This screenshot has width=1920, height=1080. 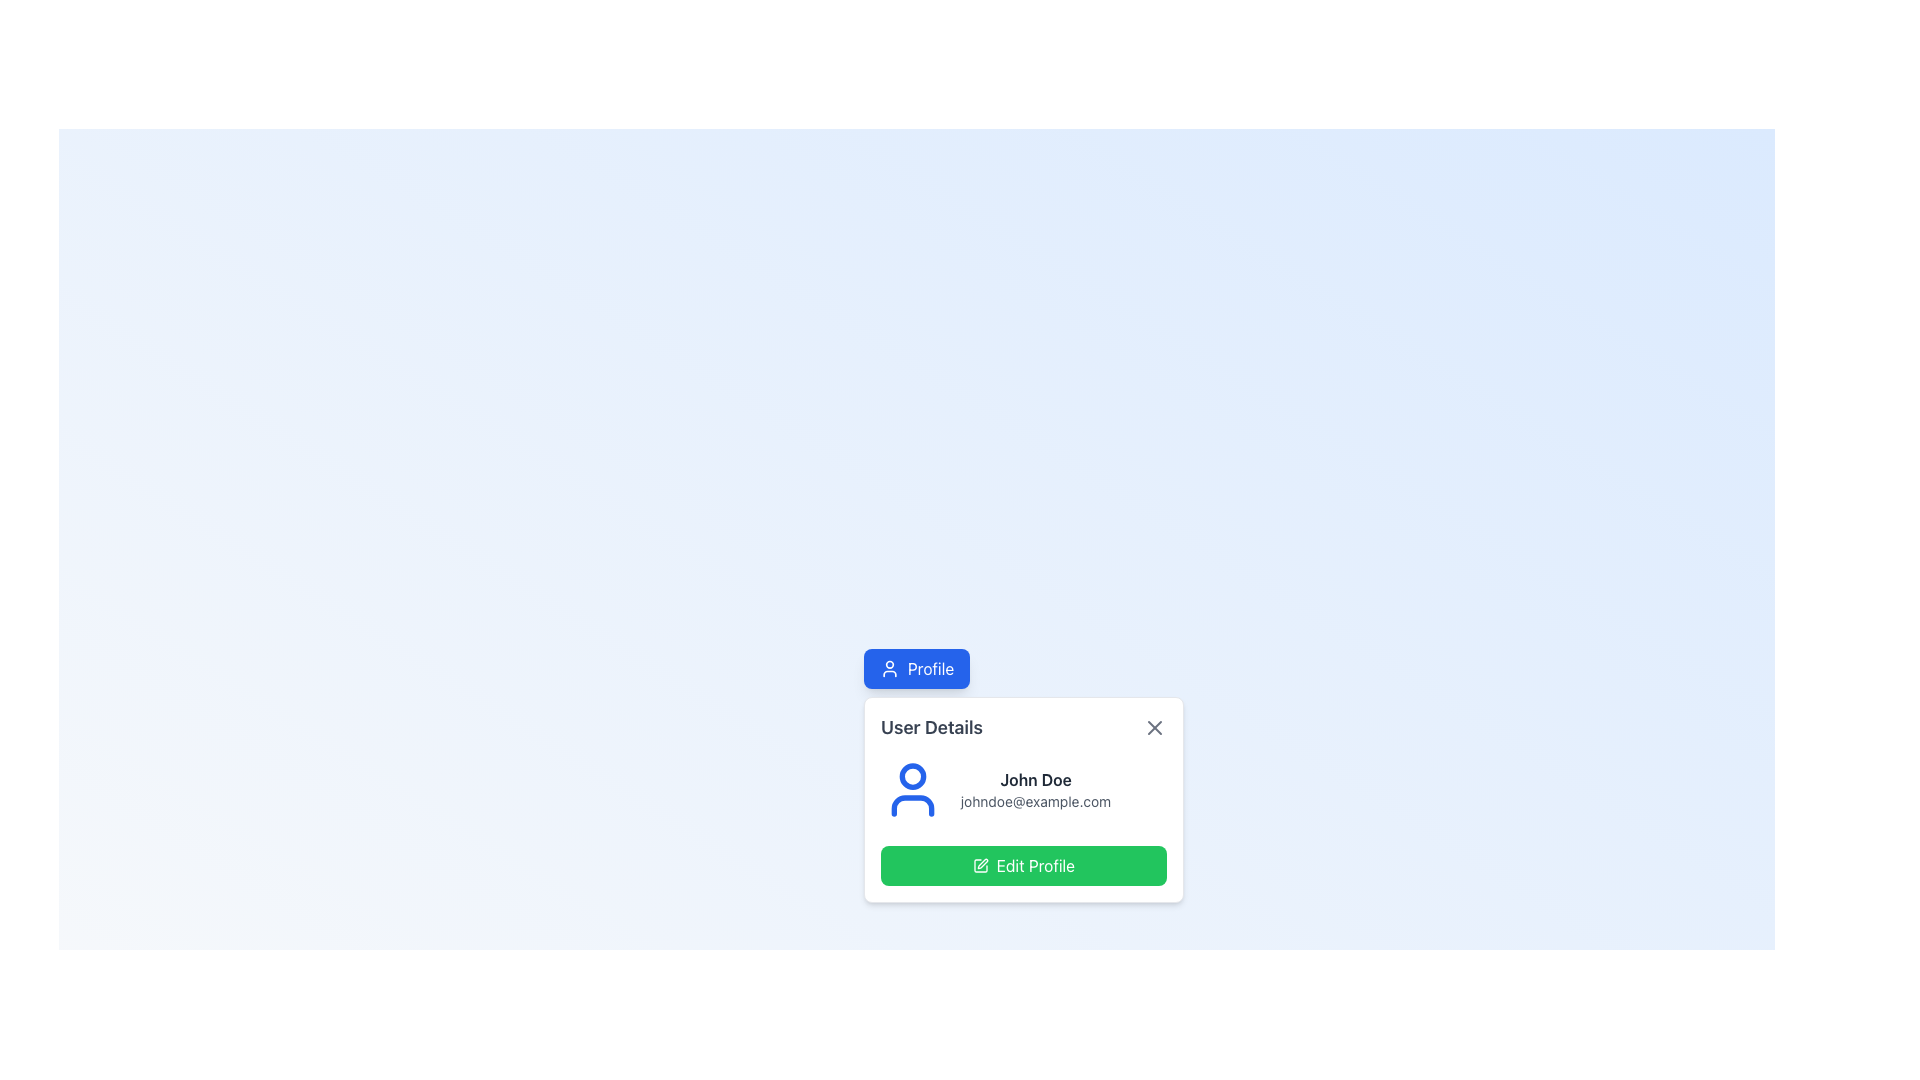 What do you see at coordinates (1023, 865) in the screenshot?
I see `the green 'Edit Profile' button with rounded corners to initiate profile editing` at bounding box center [1023, 865].